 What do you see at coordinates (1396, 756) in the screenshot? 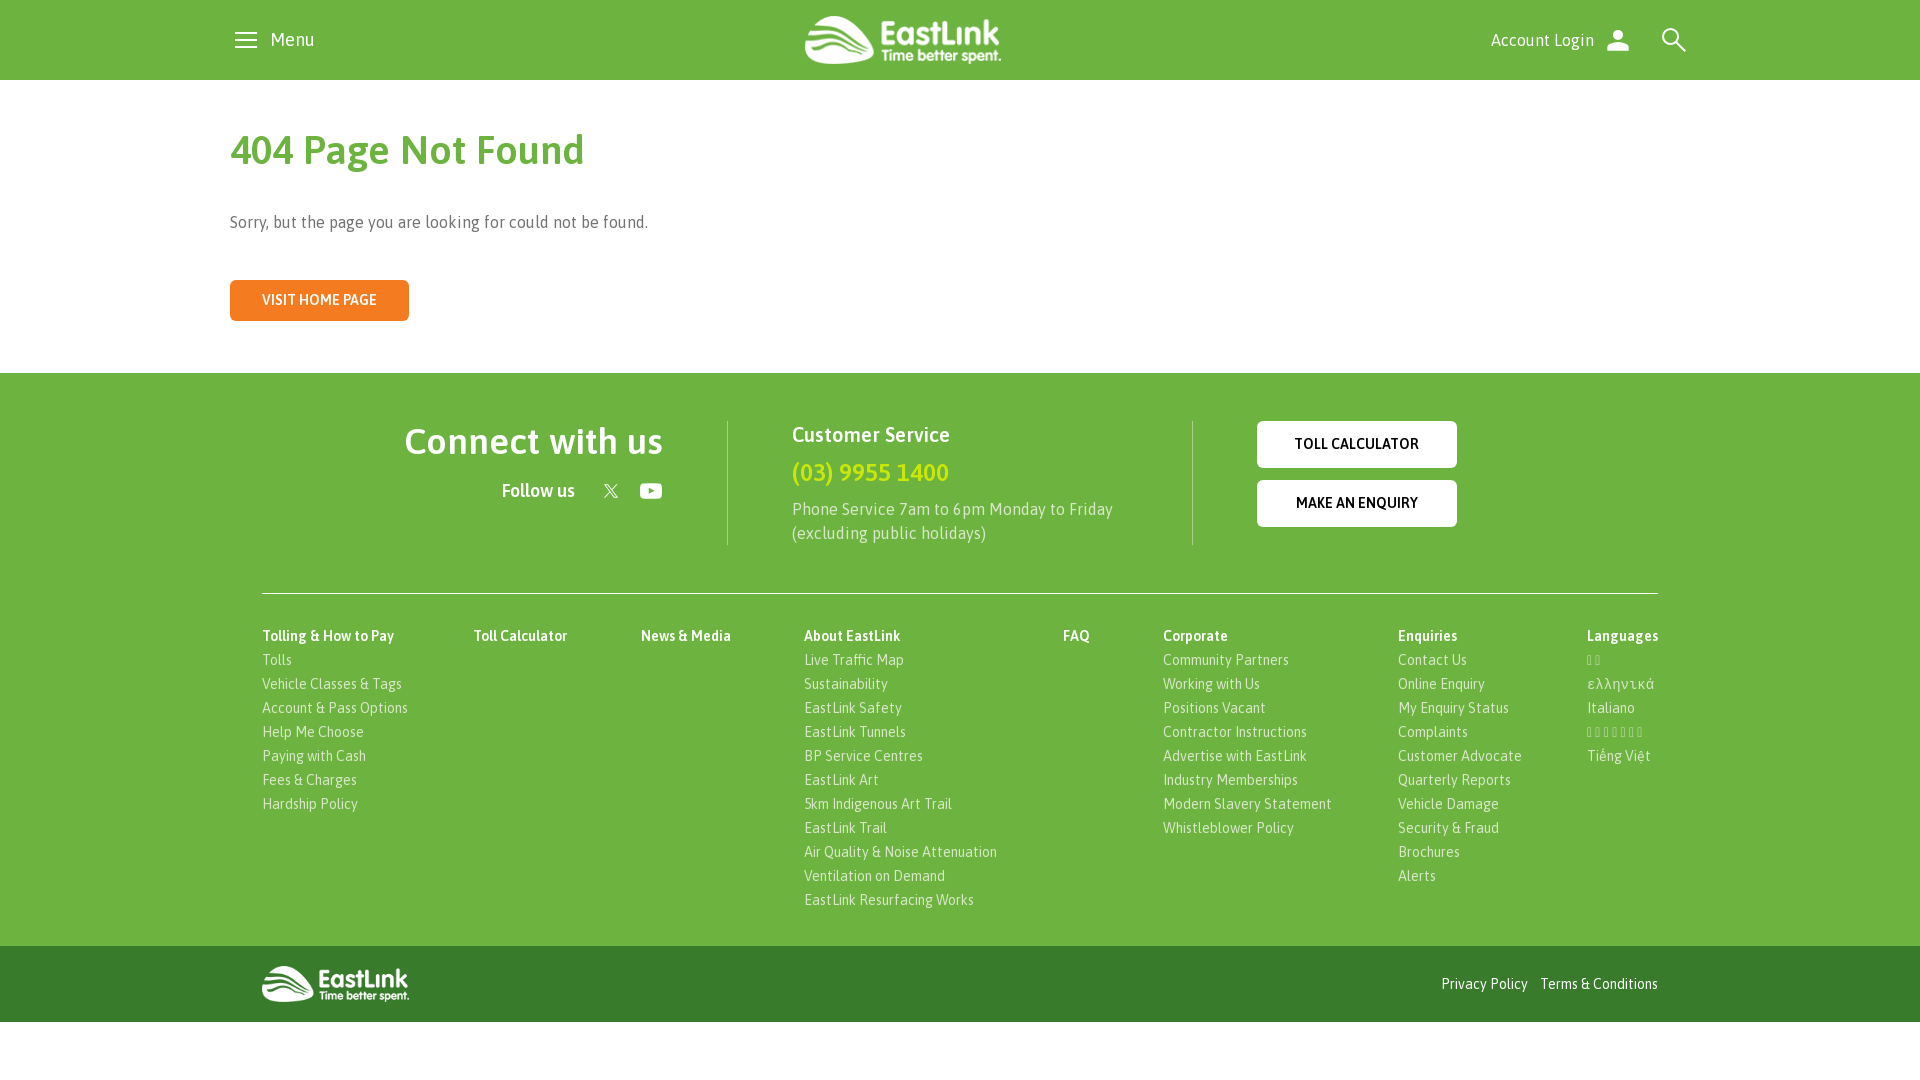
I see `'Customer Advocate'` at bounding box center [1396, 756].